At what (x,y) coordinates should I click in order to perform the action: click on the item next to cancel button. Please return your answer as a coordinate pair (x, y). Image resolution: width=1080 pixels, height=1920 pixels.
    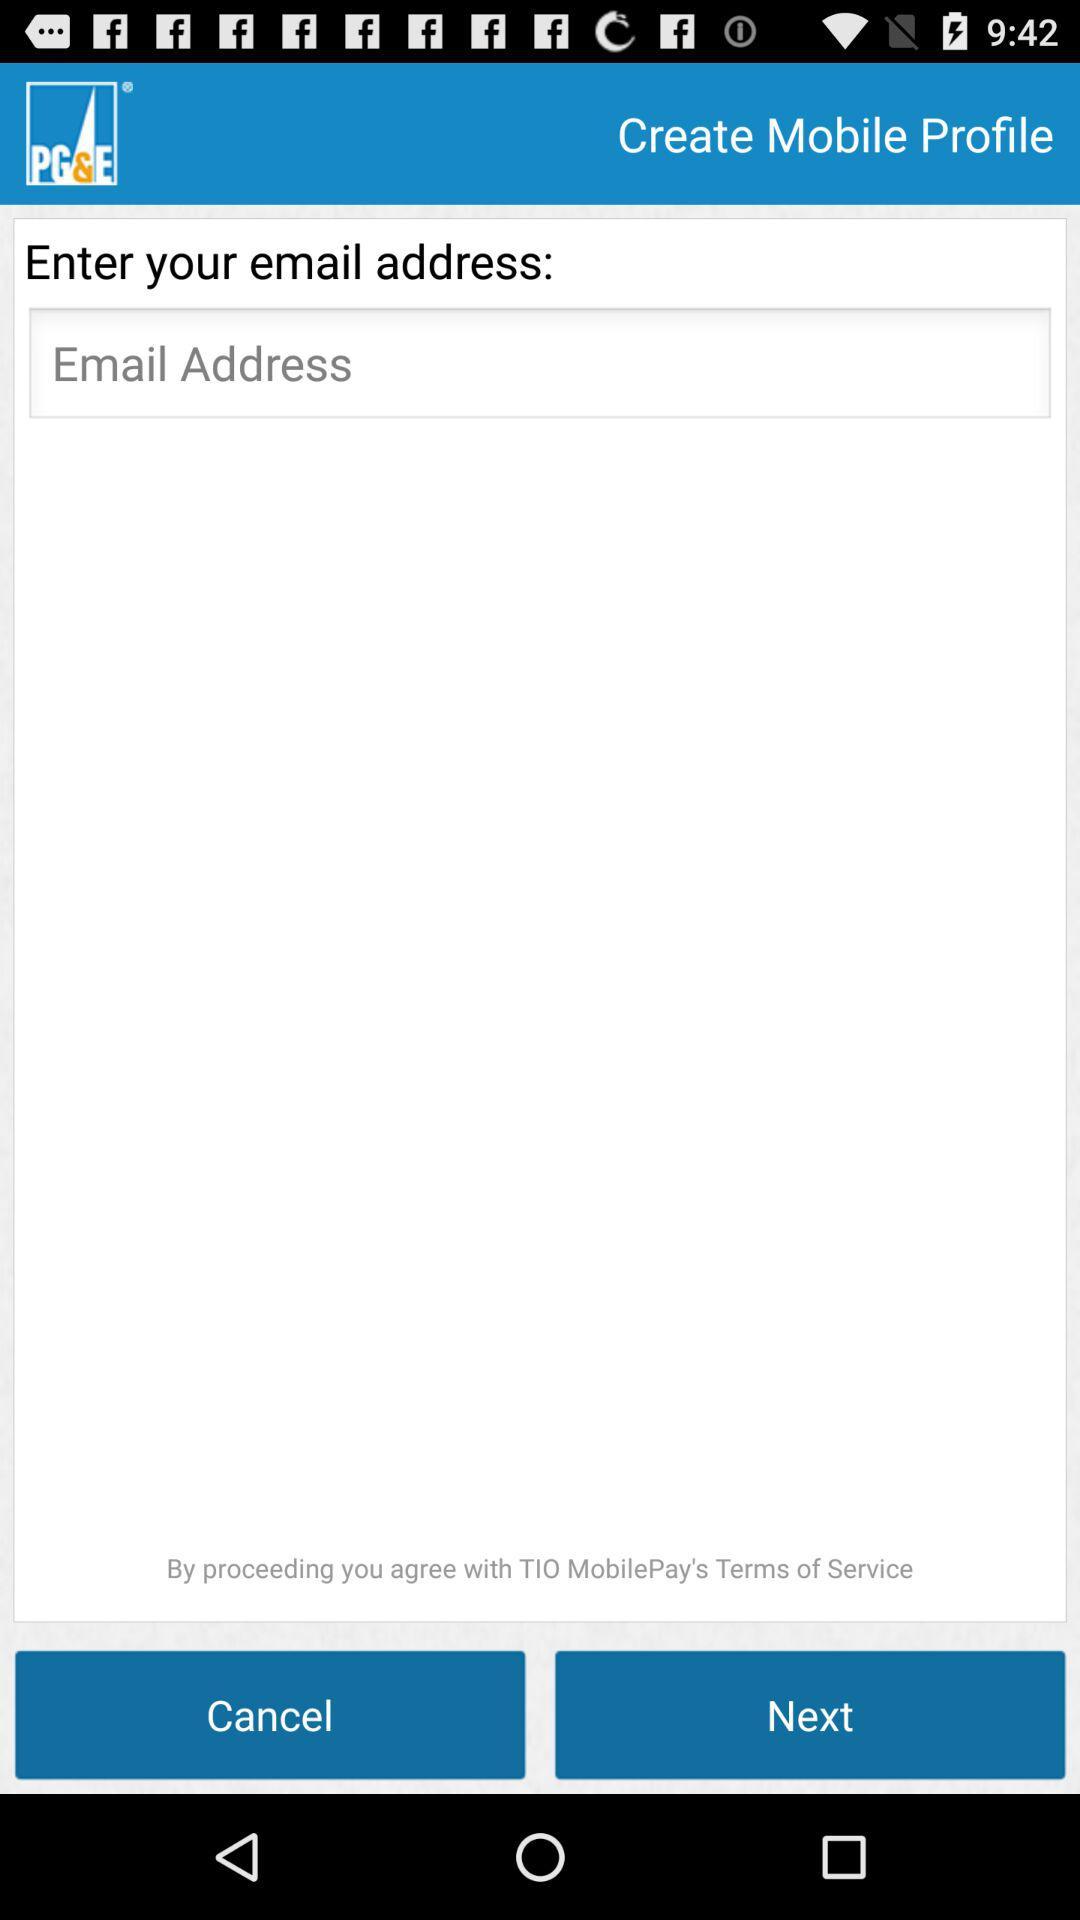
    Looking at the image, I should click on (810, 1713).